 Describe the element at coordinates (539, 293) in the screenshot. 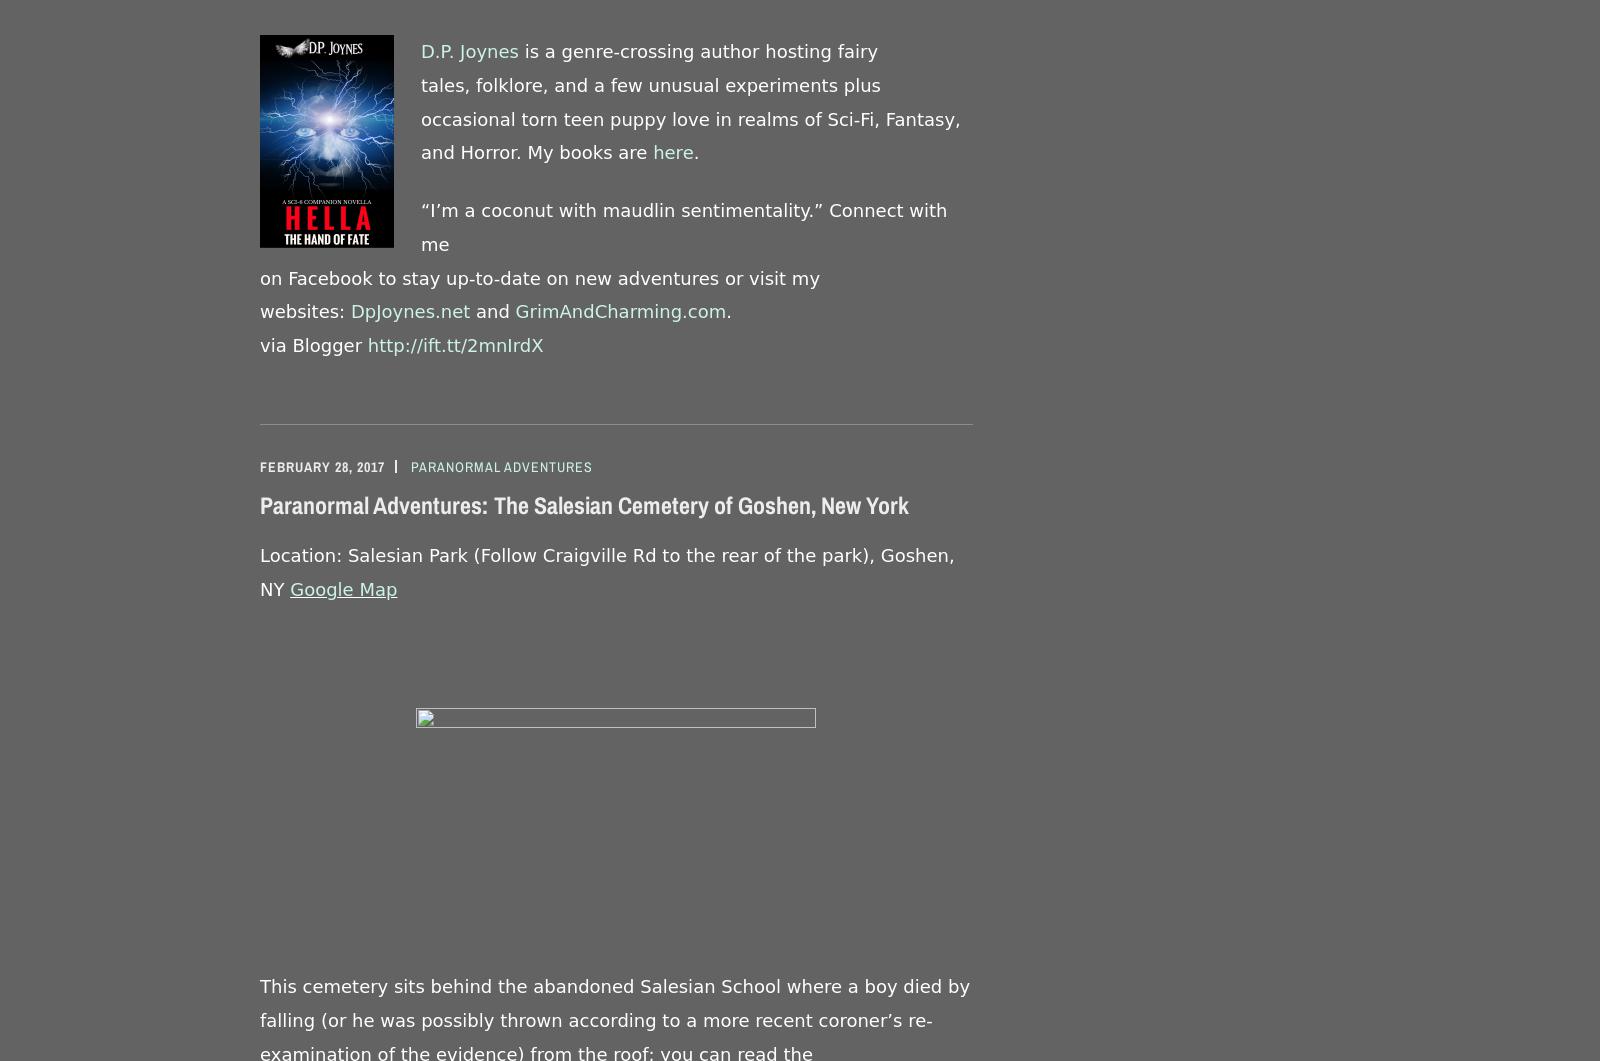

I see `'on Facebook to stay up-to-date on new adventures or visit my websites:'` at that location.